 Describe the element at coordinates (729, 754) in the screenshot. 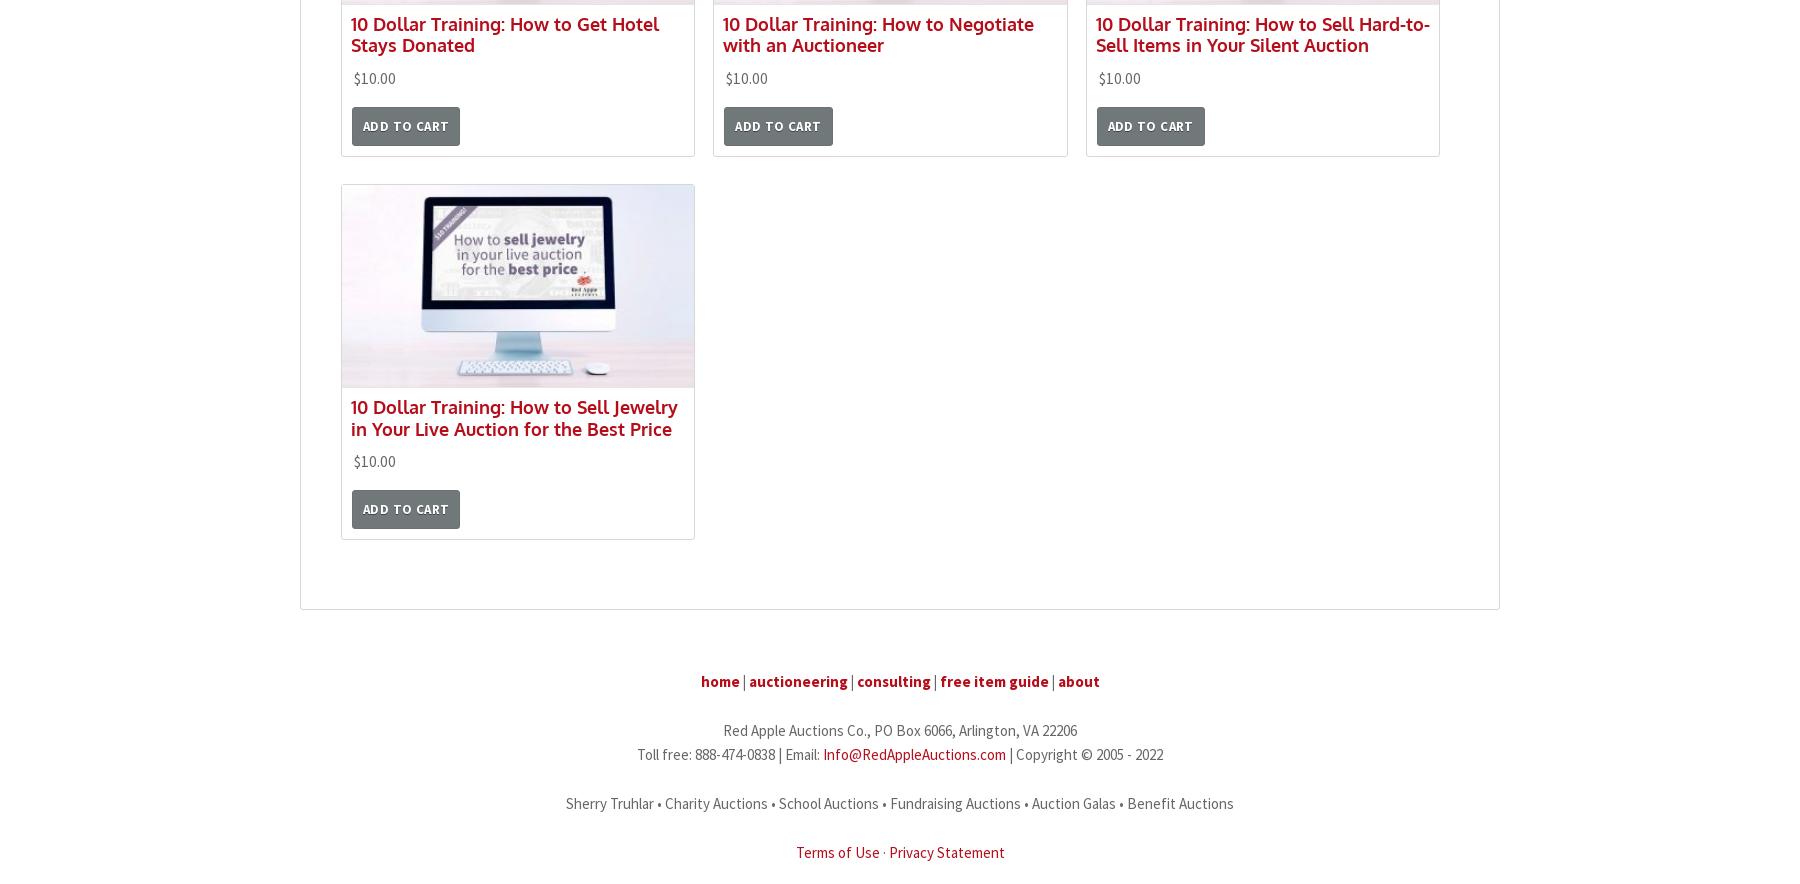

I see `'Toll free: 888-474-0838 | Email:'` at that location.